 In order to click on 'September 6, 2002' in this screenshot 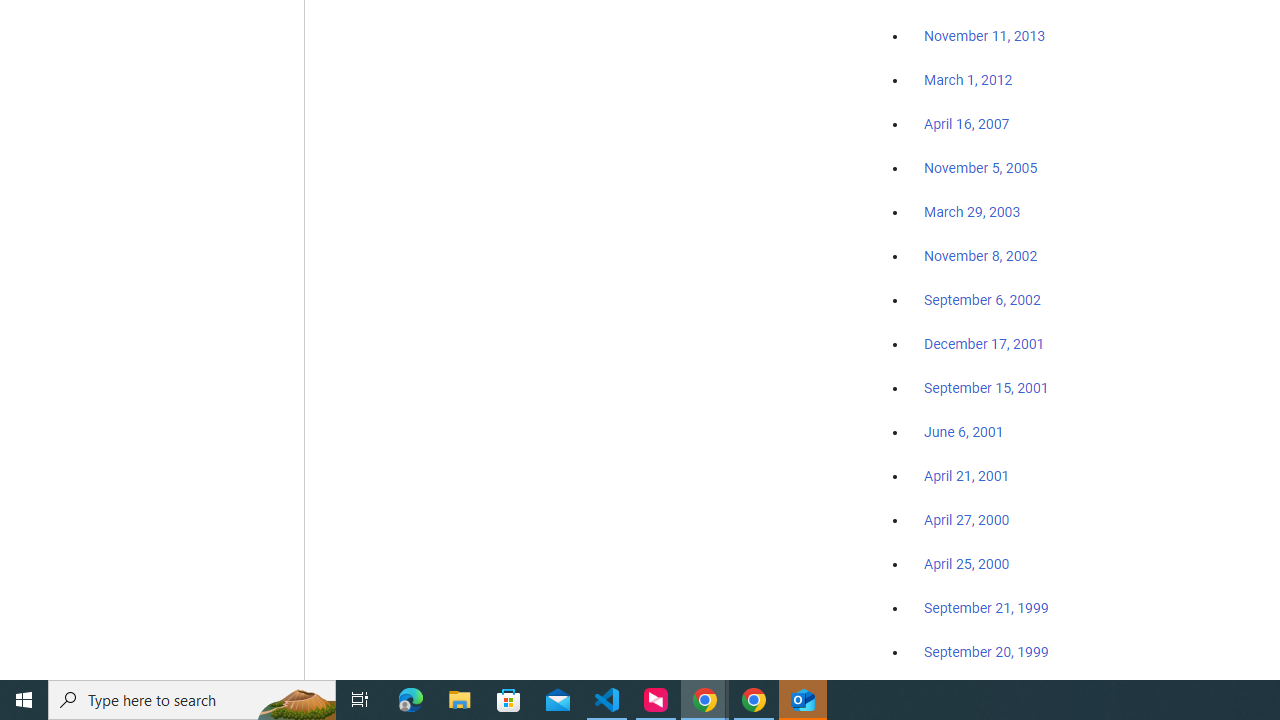, I will do `click(982, 299)`.